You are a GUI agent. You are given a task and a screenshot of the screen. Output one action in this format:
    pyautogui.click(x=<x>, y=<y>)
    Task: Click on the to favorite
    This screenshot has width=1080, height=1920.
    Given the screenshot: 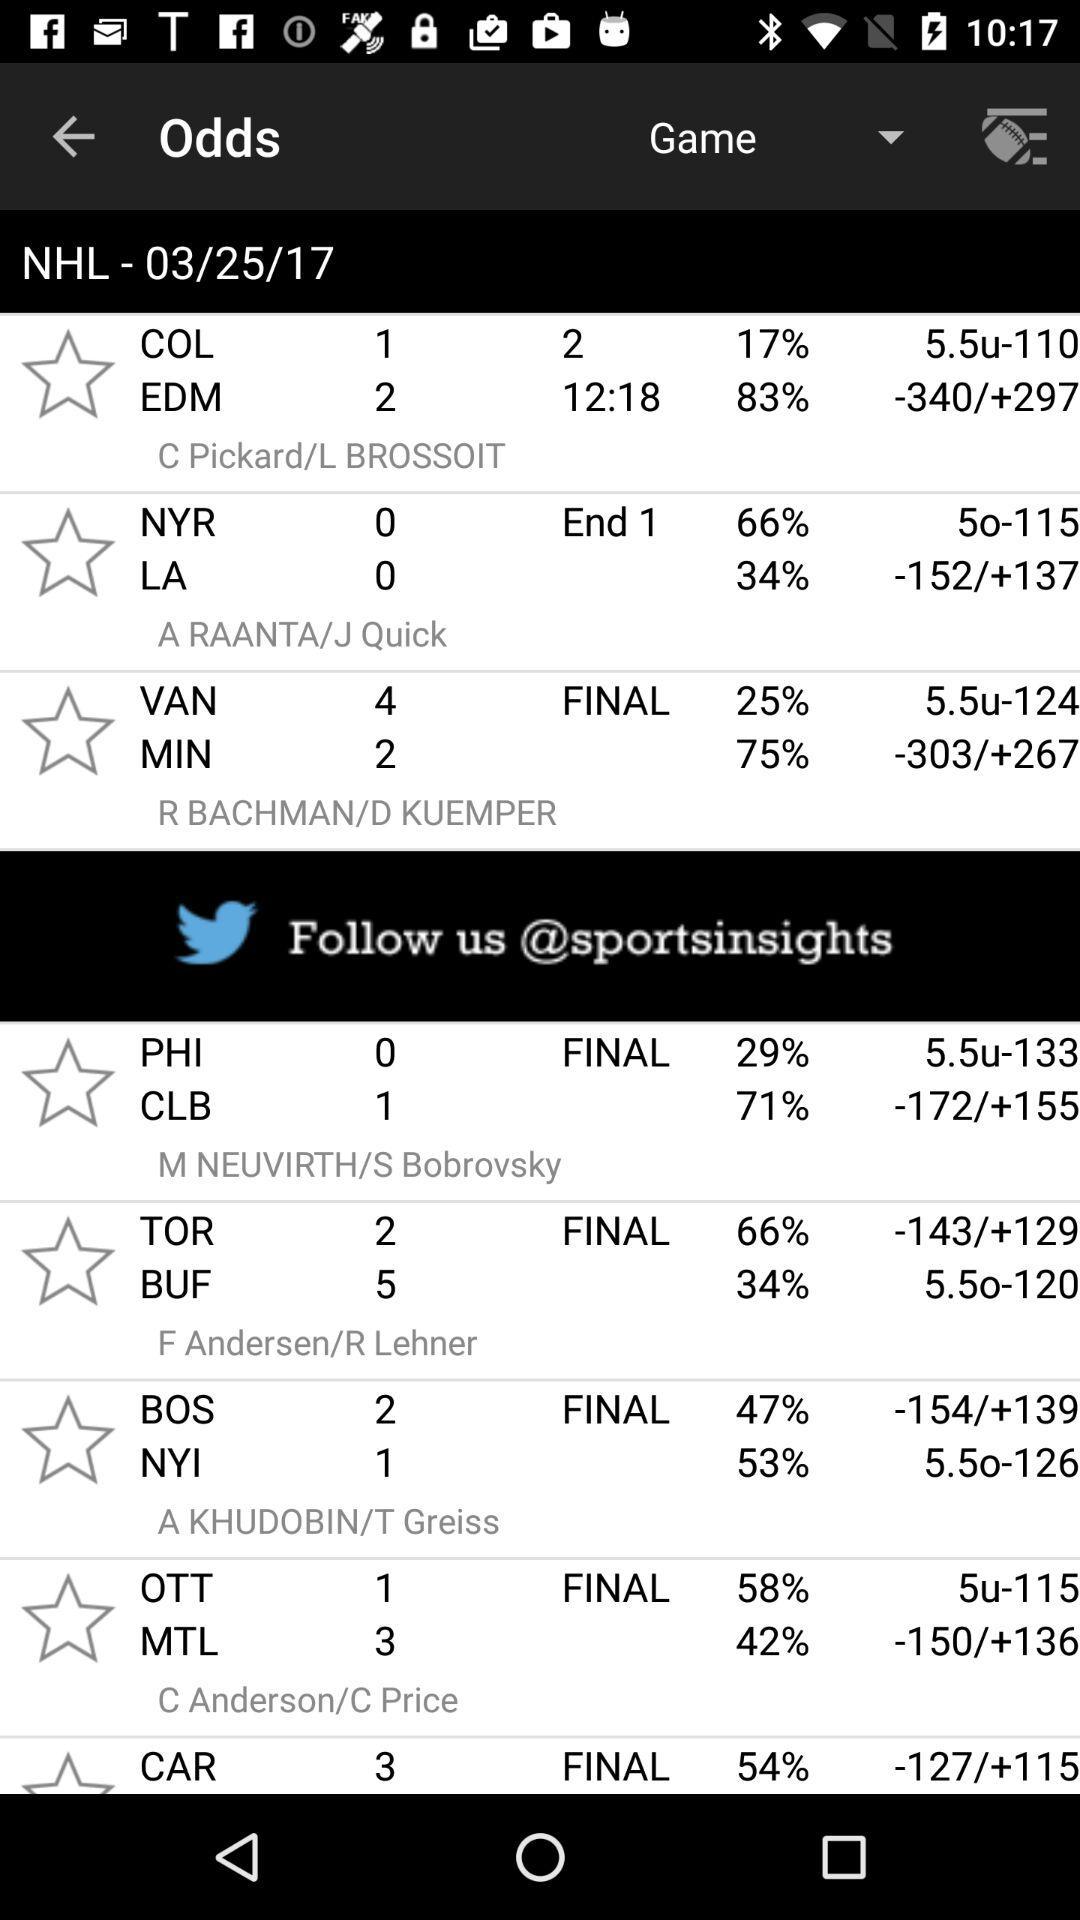 What is the action you would take?
    pyautogui.click(x=67, y=1438)
    